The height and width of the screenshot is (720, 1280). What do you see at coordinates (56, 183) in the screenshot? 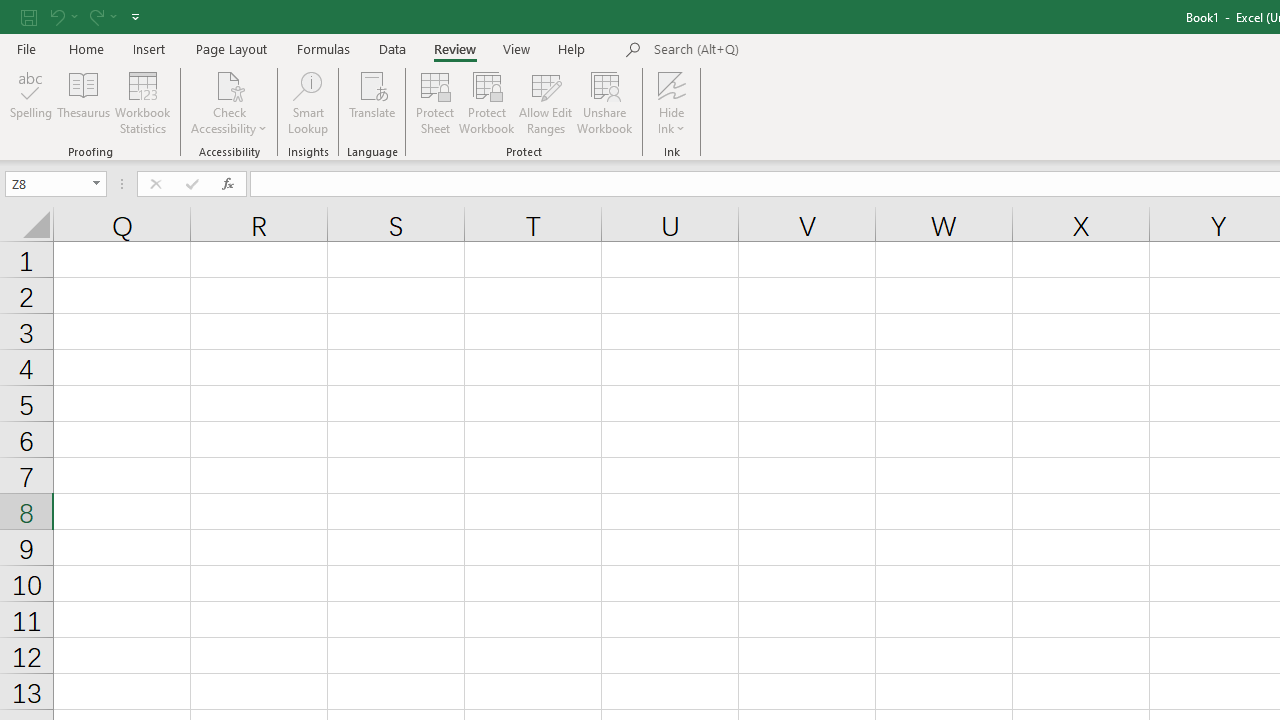
I see `'Name Box'` at bounding box center [56, 183].